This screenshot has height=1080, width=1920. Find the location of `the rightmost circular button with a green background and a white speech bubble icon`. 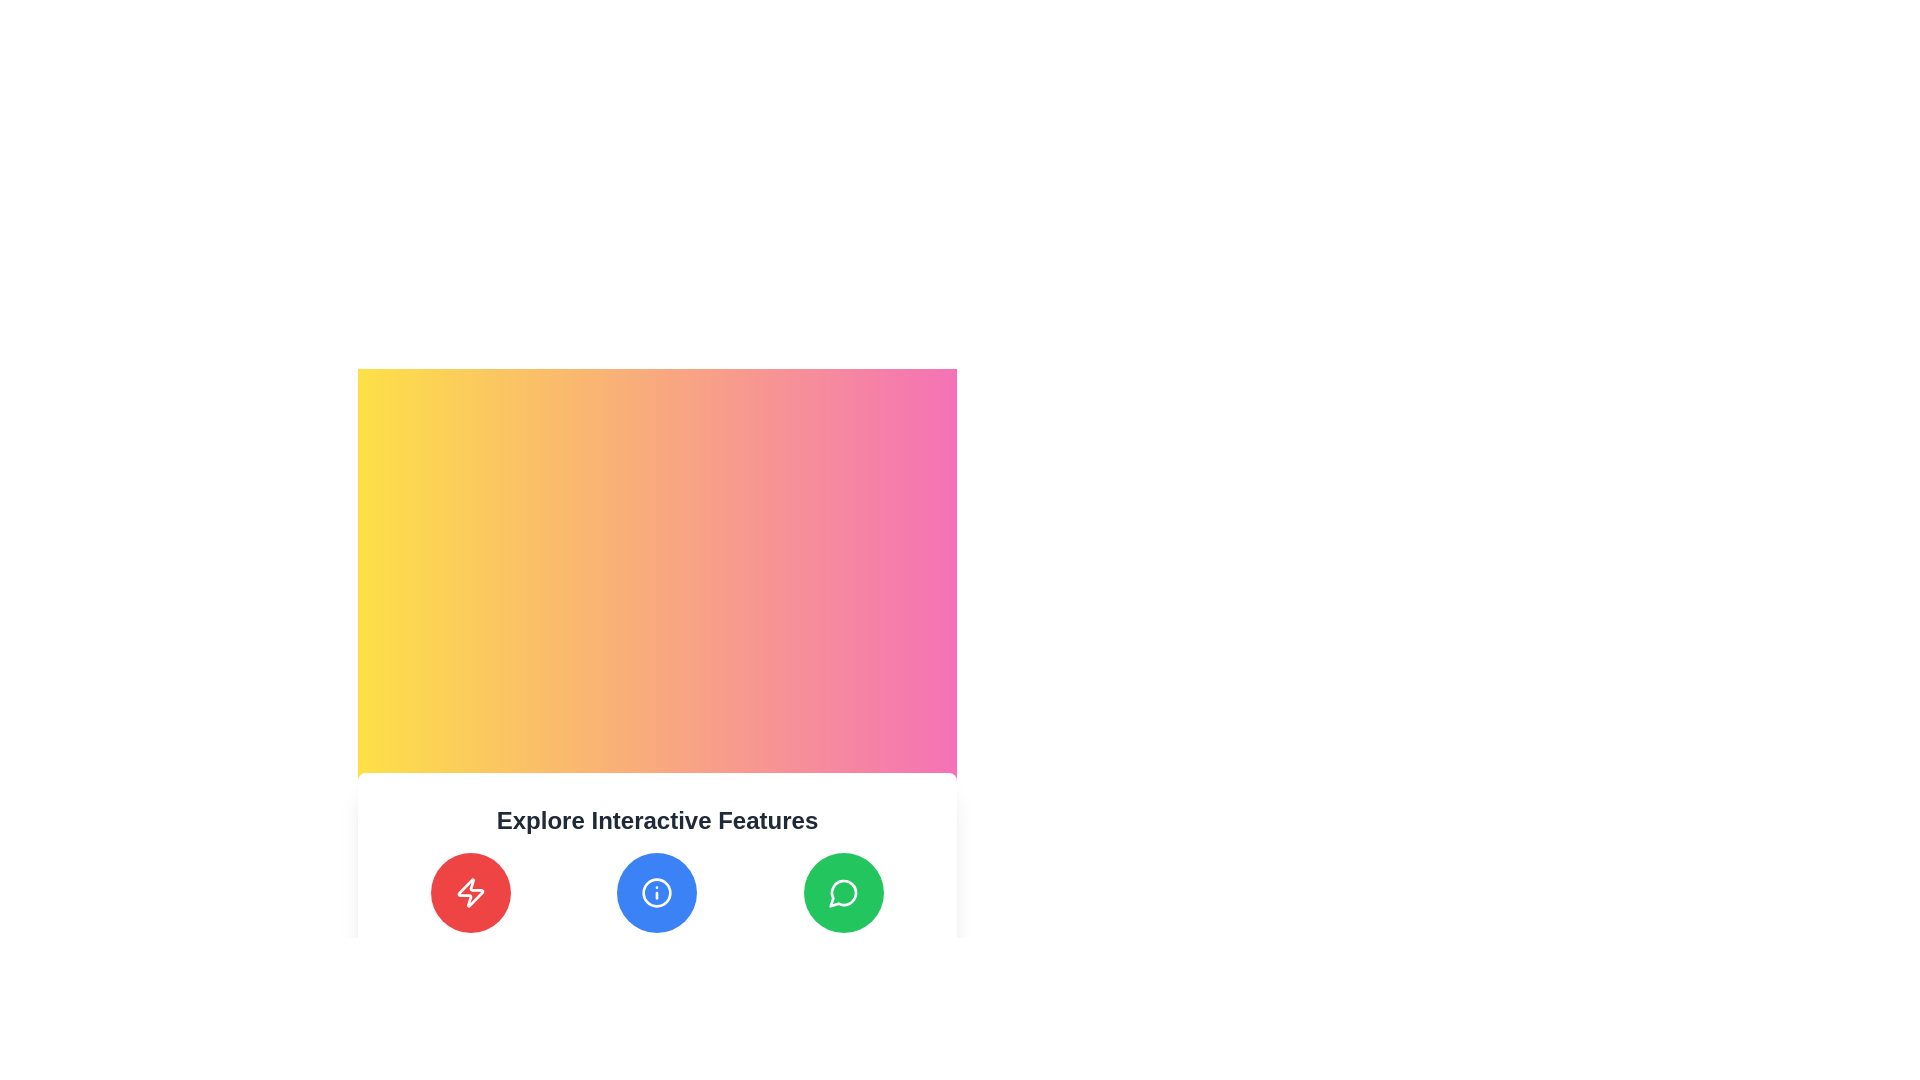

the rightmost circular button with a green background and a white speech bubble icon is located at coordinates (843, 892).